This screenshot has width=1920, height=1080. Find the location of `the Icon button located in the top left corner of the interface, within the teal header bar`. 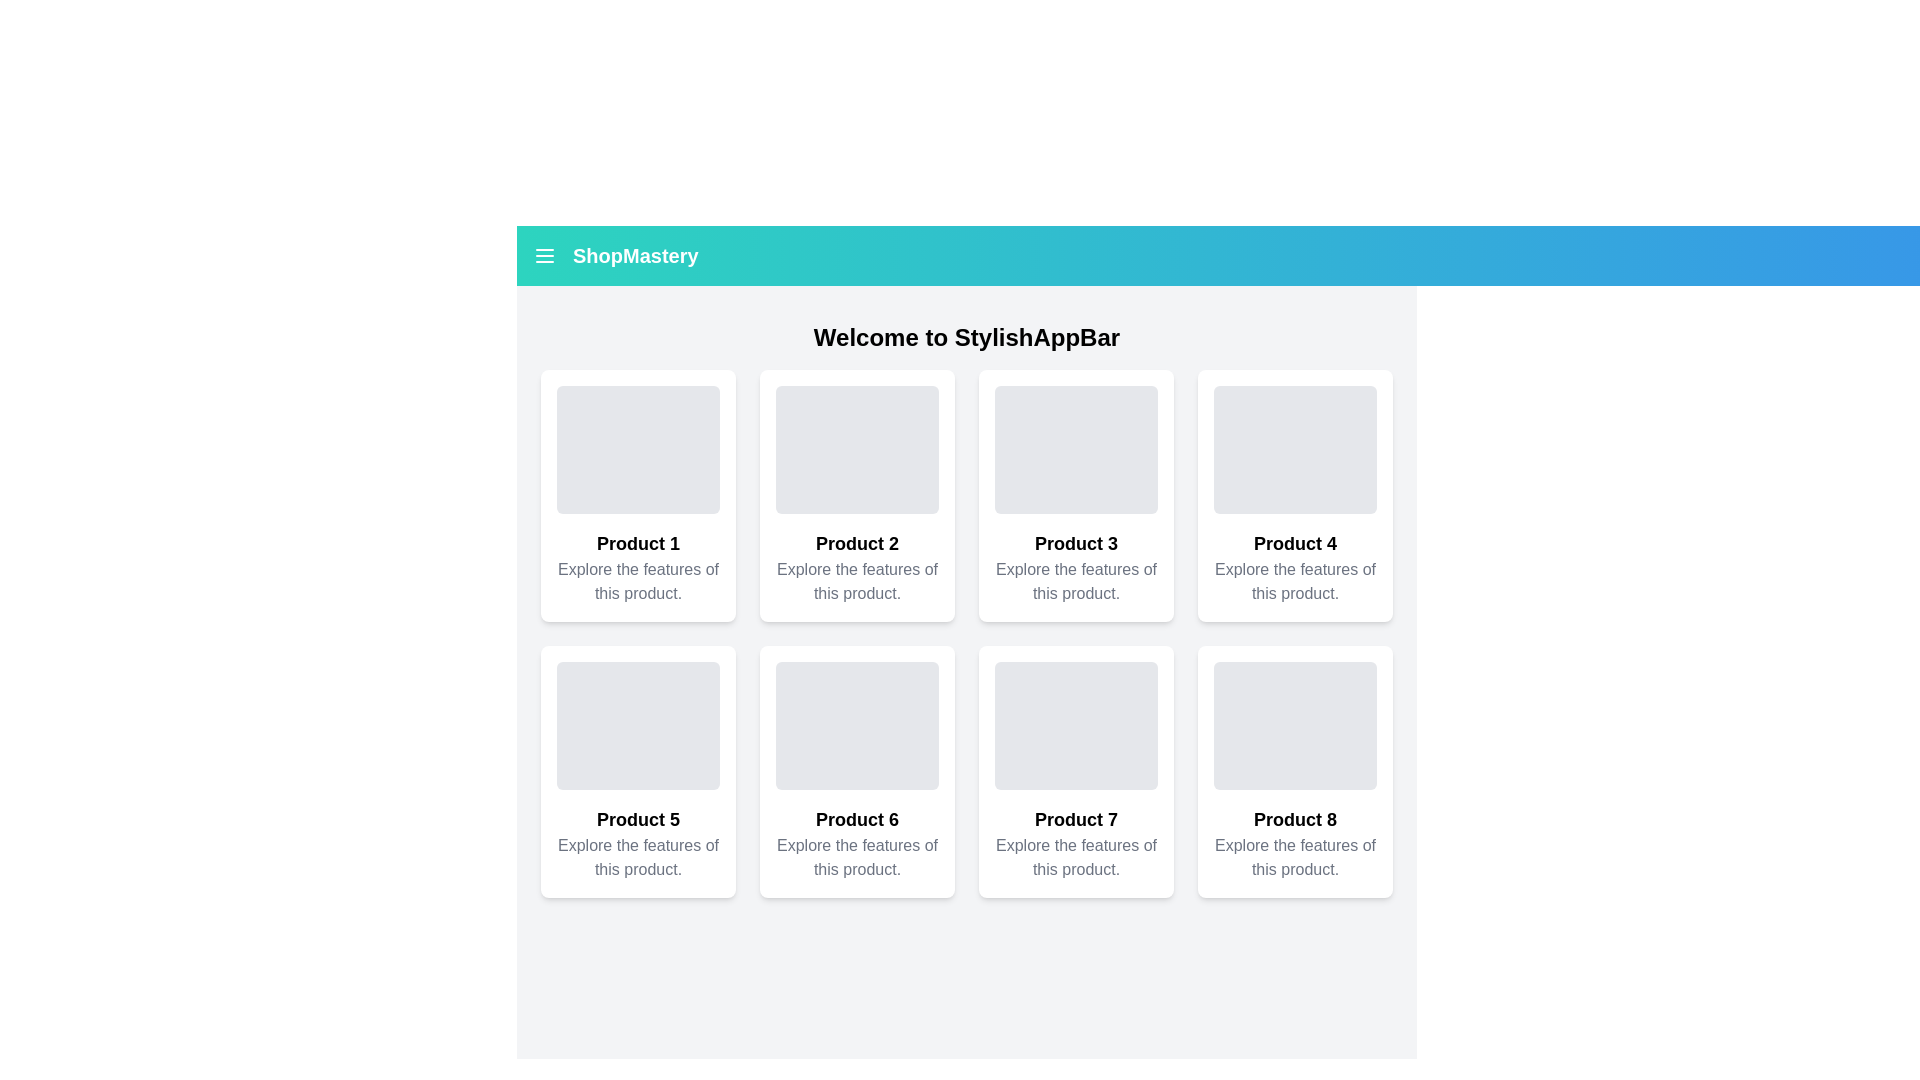

the Icon button located in the top left corner of the interface, within the teal header bar is located at coordinates (545, 254).